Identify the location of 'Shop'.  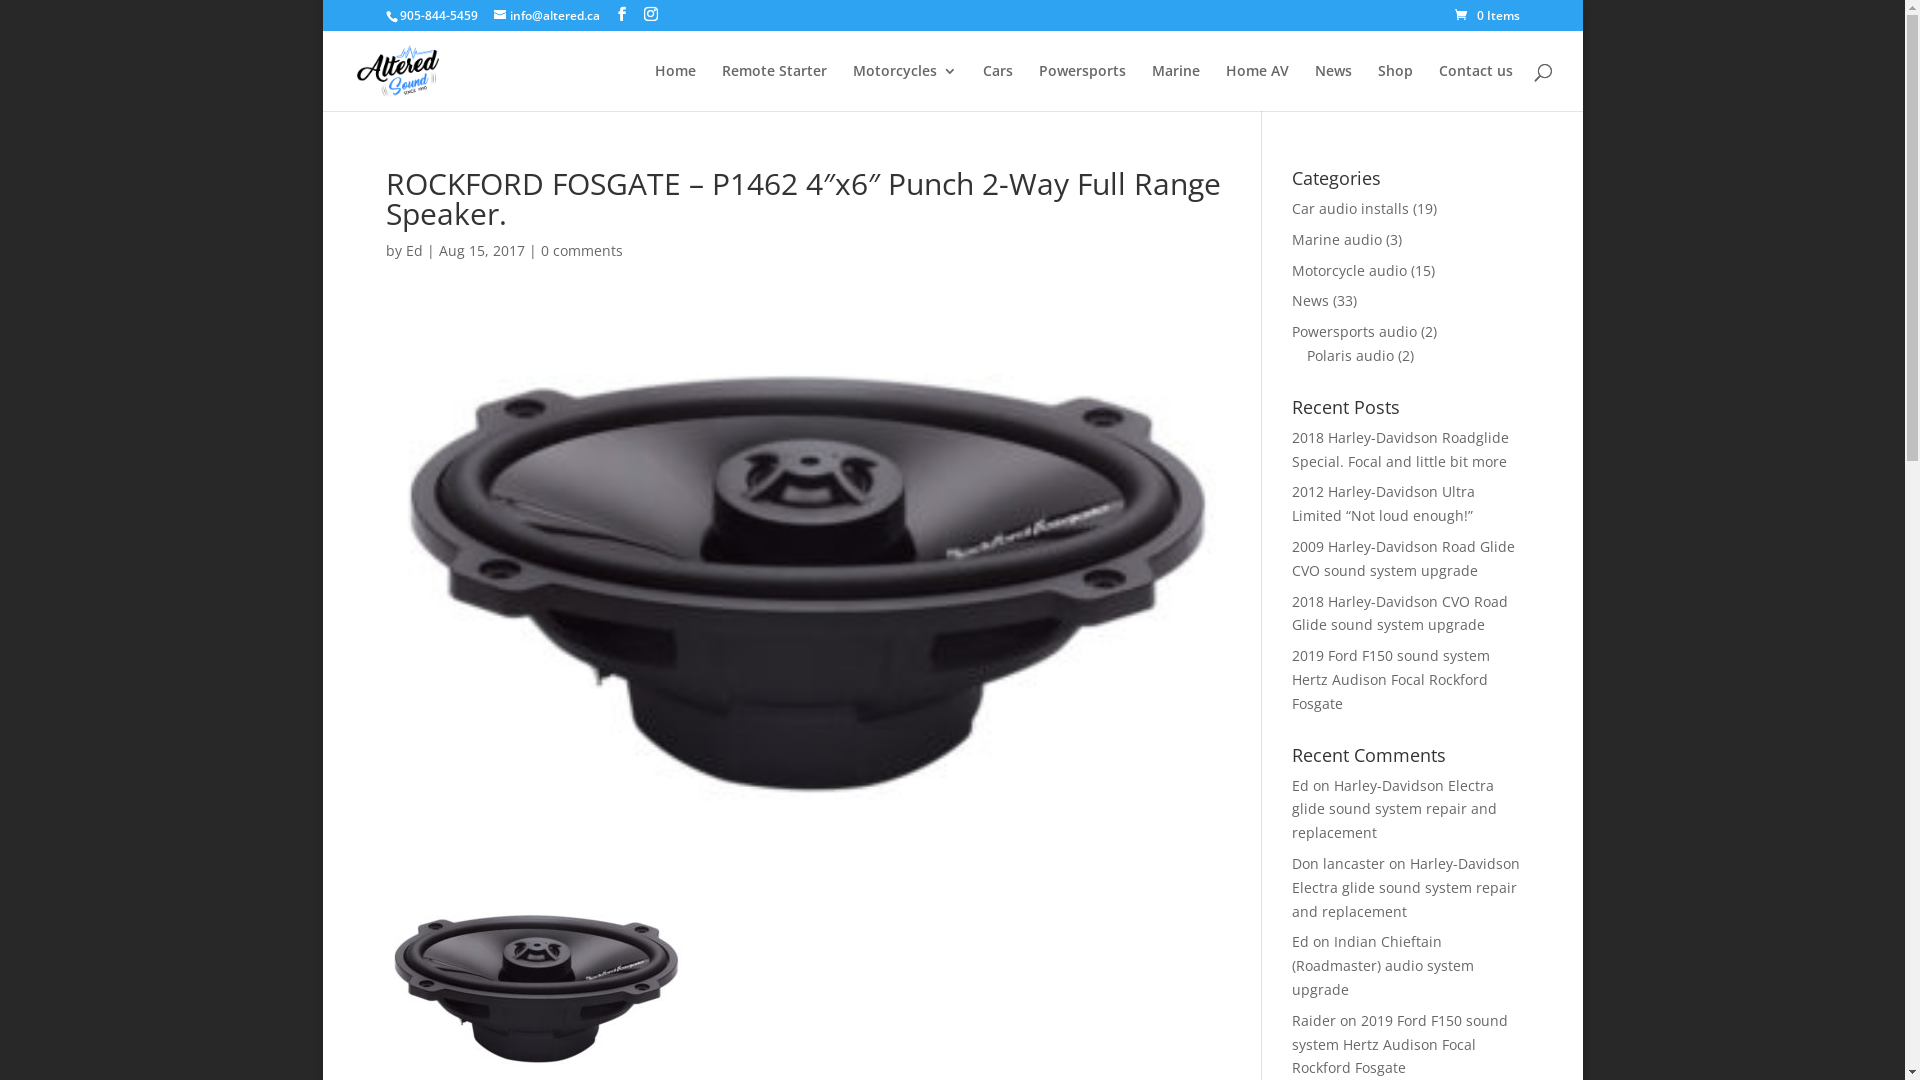
(1376, 86).